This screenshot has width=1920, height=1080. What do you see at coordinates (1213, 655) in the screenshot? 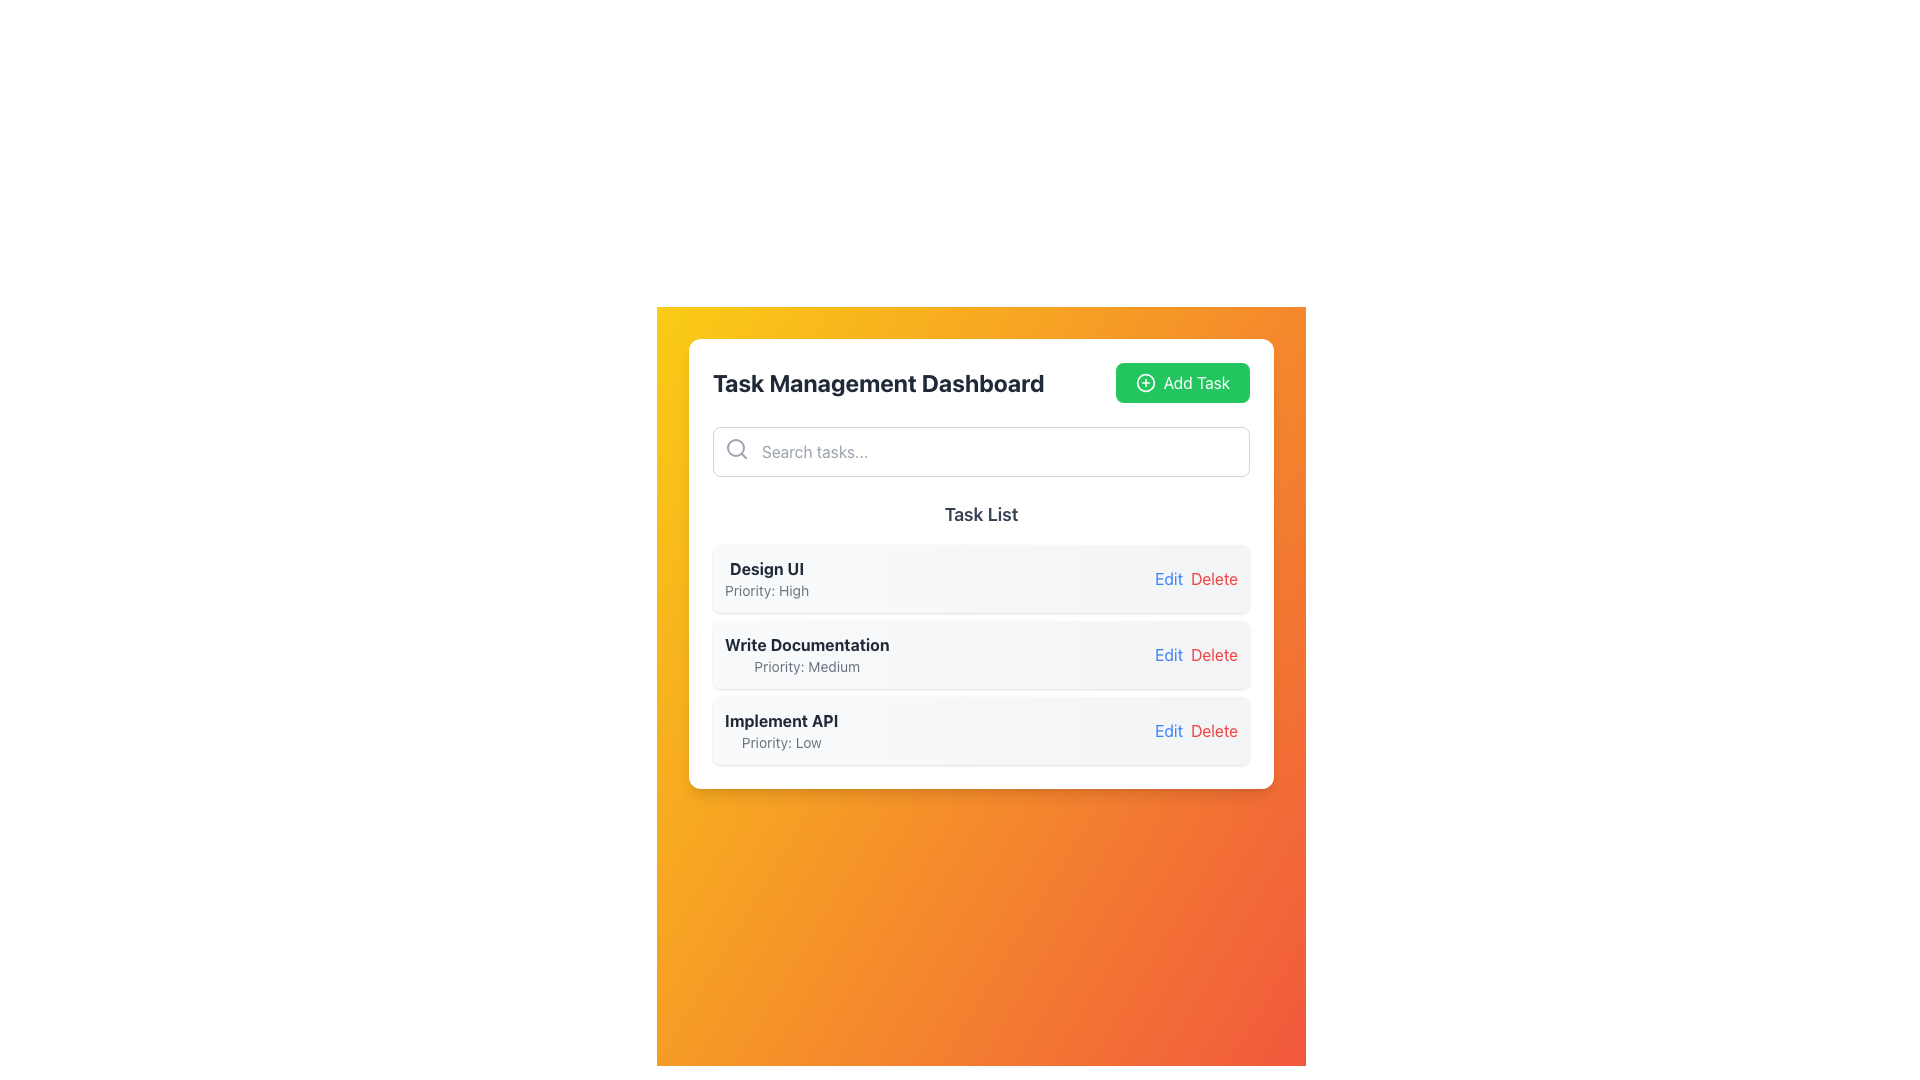
I see `the 'Delete' button with red text in the task control interface for the task 'Write Documentation'` at bounding box center [1213, 655].